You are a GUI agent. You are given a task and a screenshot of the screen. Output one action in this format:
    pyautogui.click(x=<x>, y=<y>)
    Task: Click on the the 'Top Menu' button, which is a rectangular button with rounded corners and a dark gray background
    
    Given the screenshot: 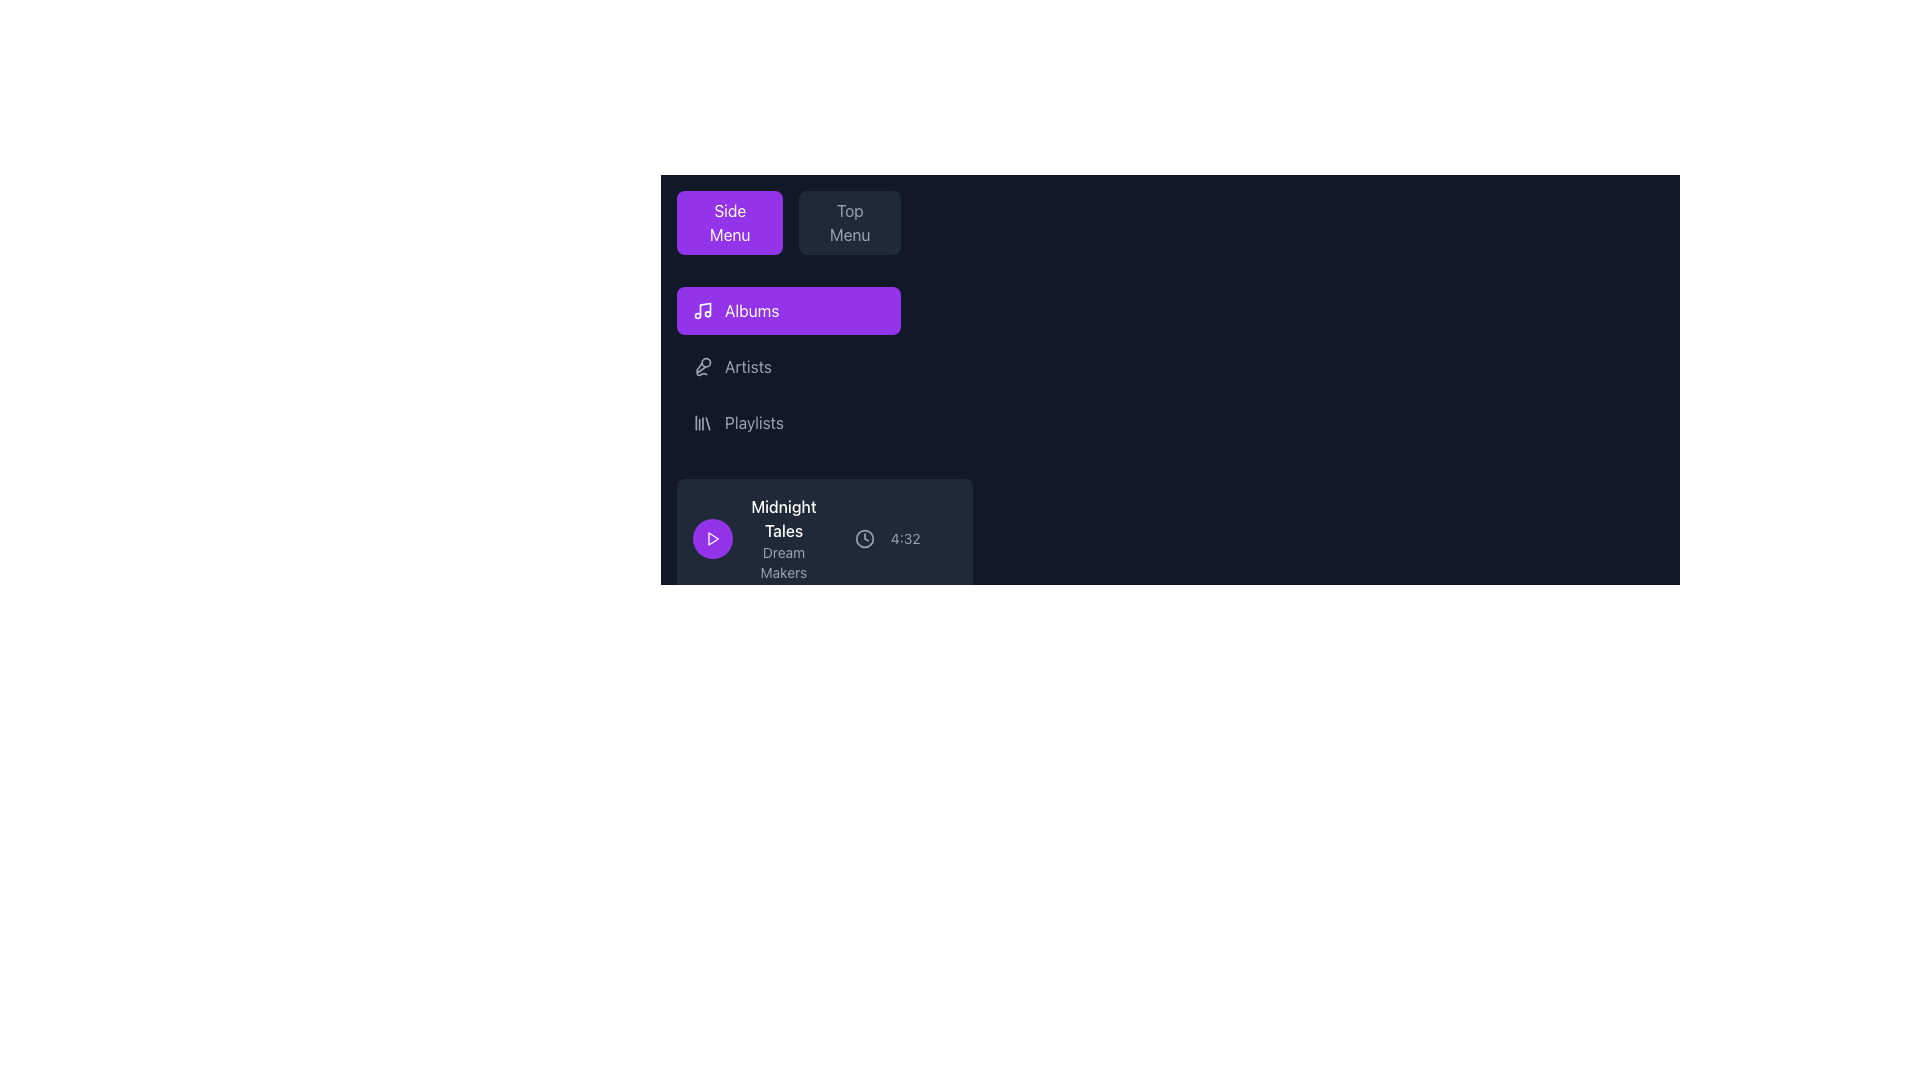 What is the action you would take?
    pyautogui.click(x=849, y=223)
    